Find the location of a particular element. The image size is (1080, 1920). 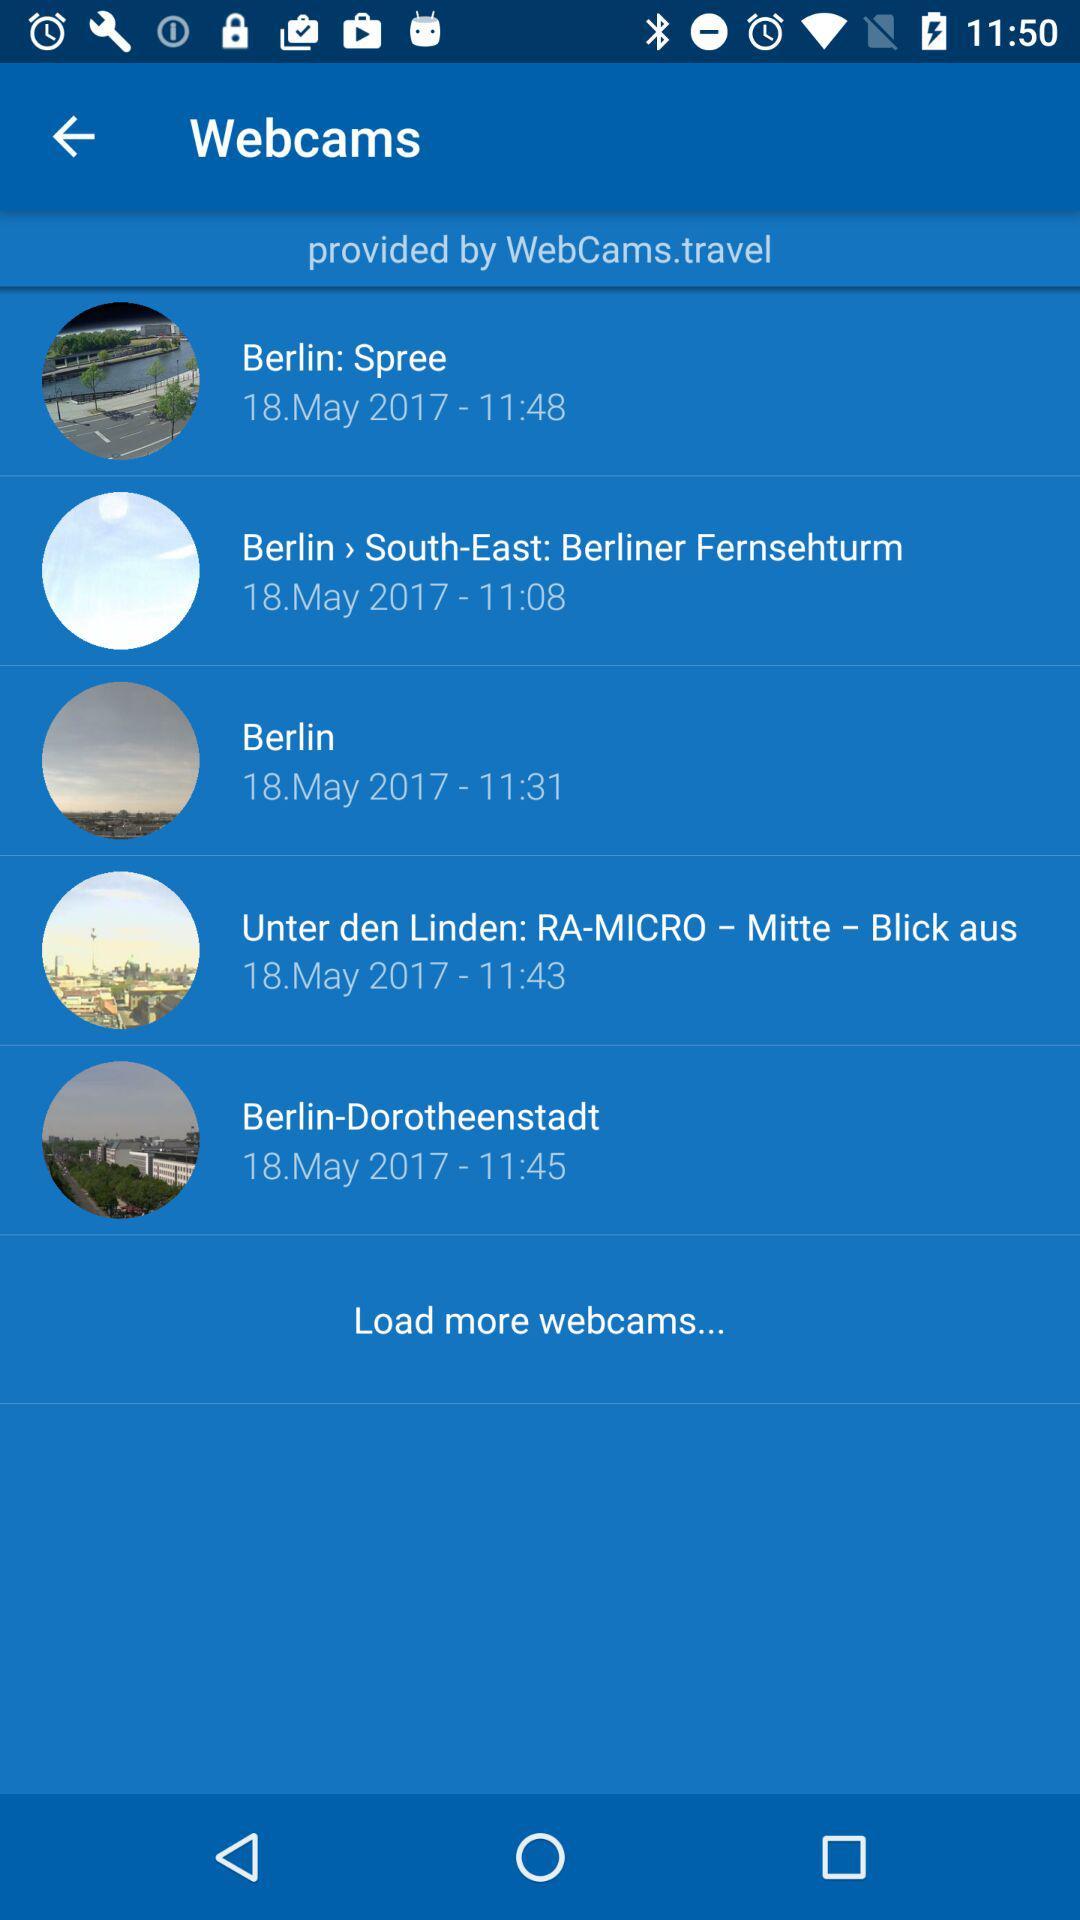

icon below 18 may 2017 is located at coordinates (572, 546).